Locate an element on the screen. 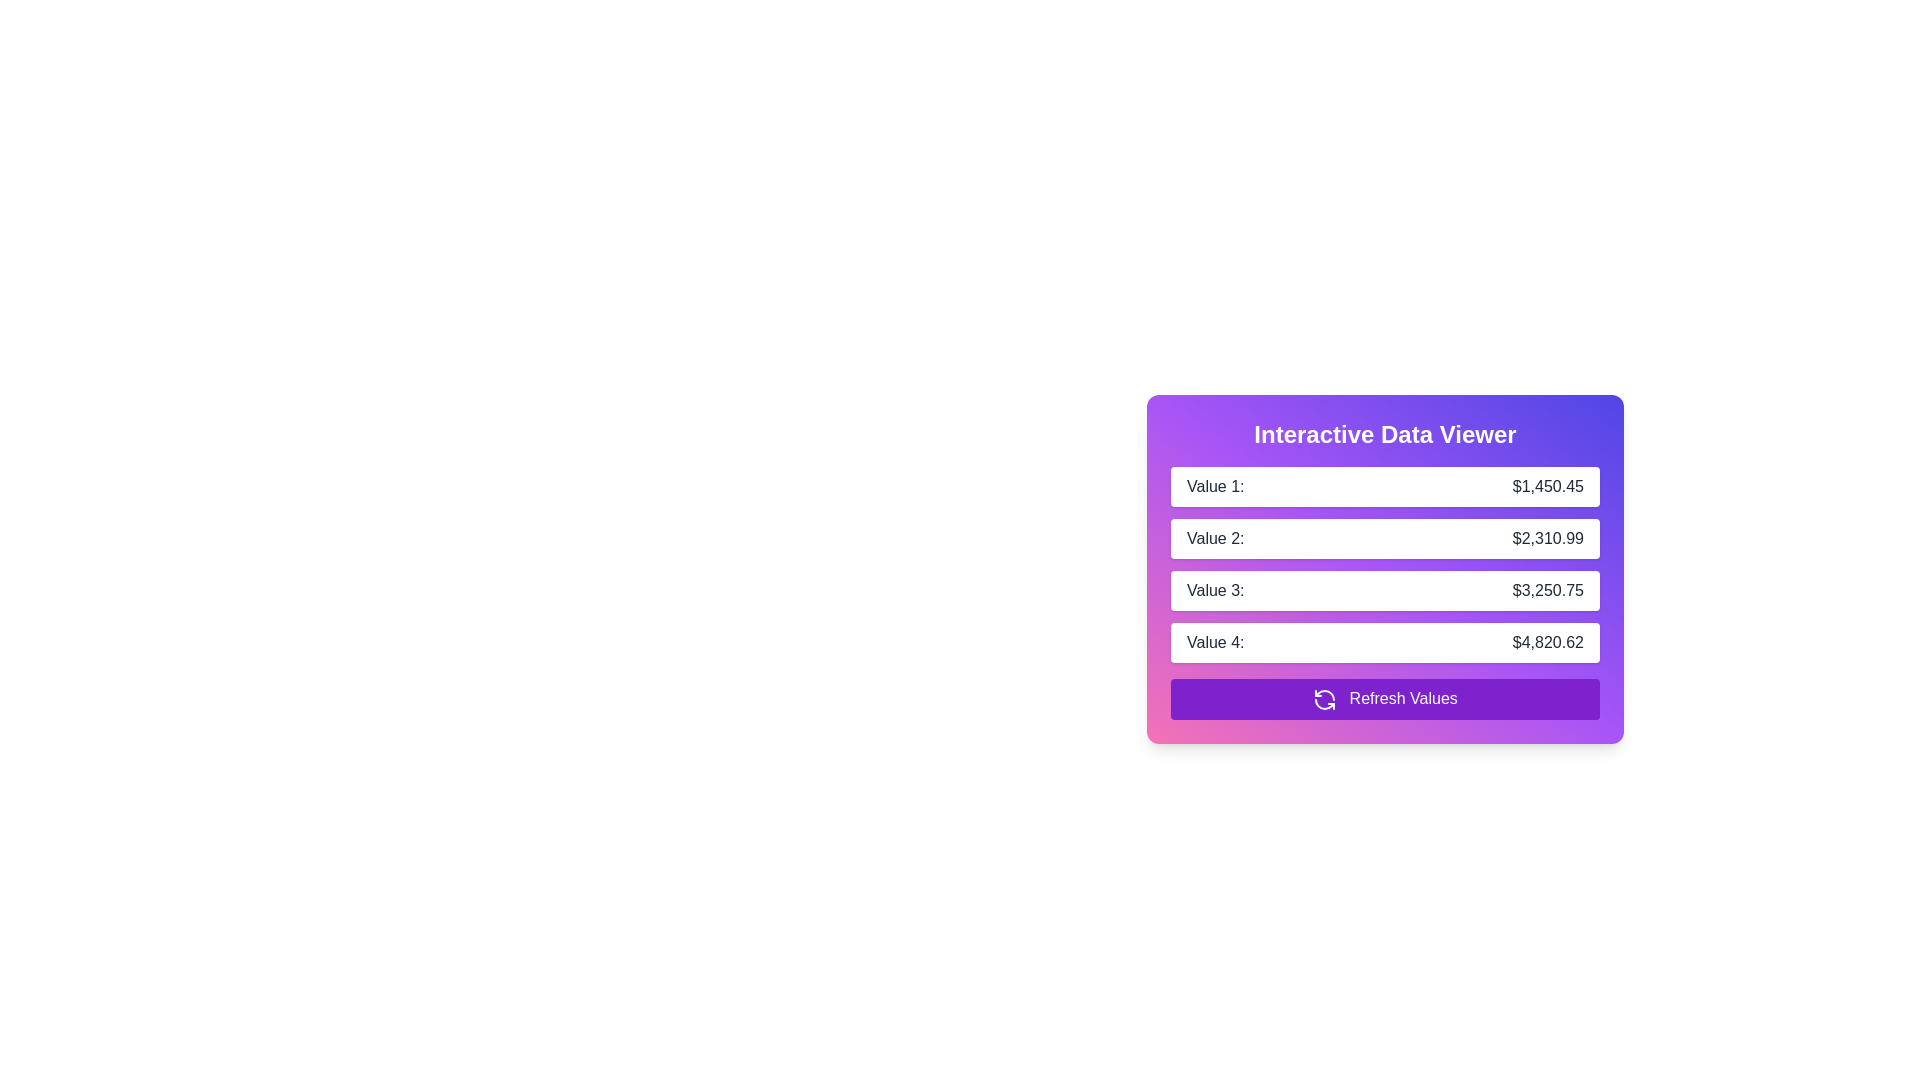 This screenshot has width=1920, height=1080. the text label for the fourth entry in the data viewer, which provides context for the associated value displayed to its right, located under the header 'Interactive Data Viewer' is located at coordinates (1214, 643).